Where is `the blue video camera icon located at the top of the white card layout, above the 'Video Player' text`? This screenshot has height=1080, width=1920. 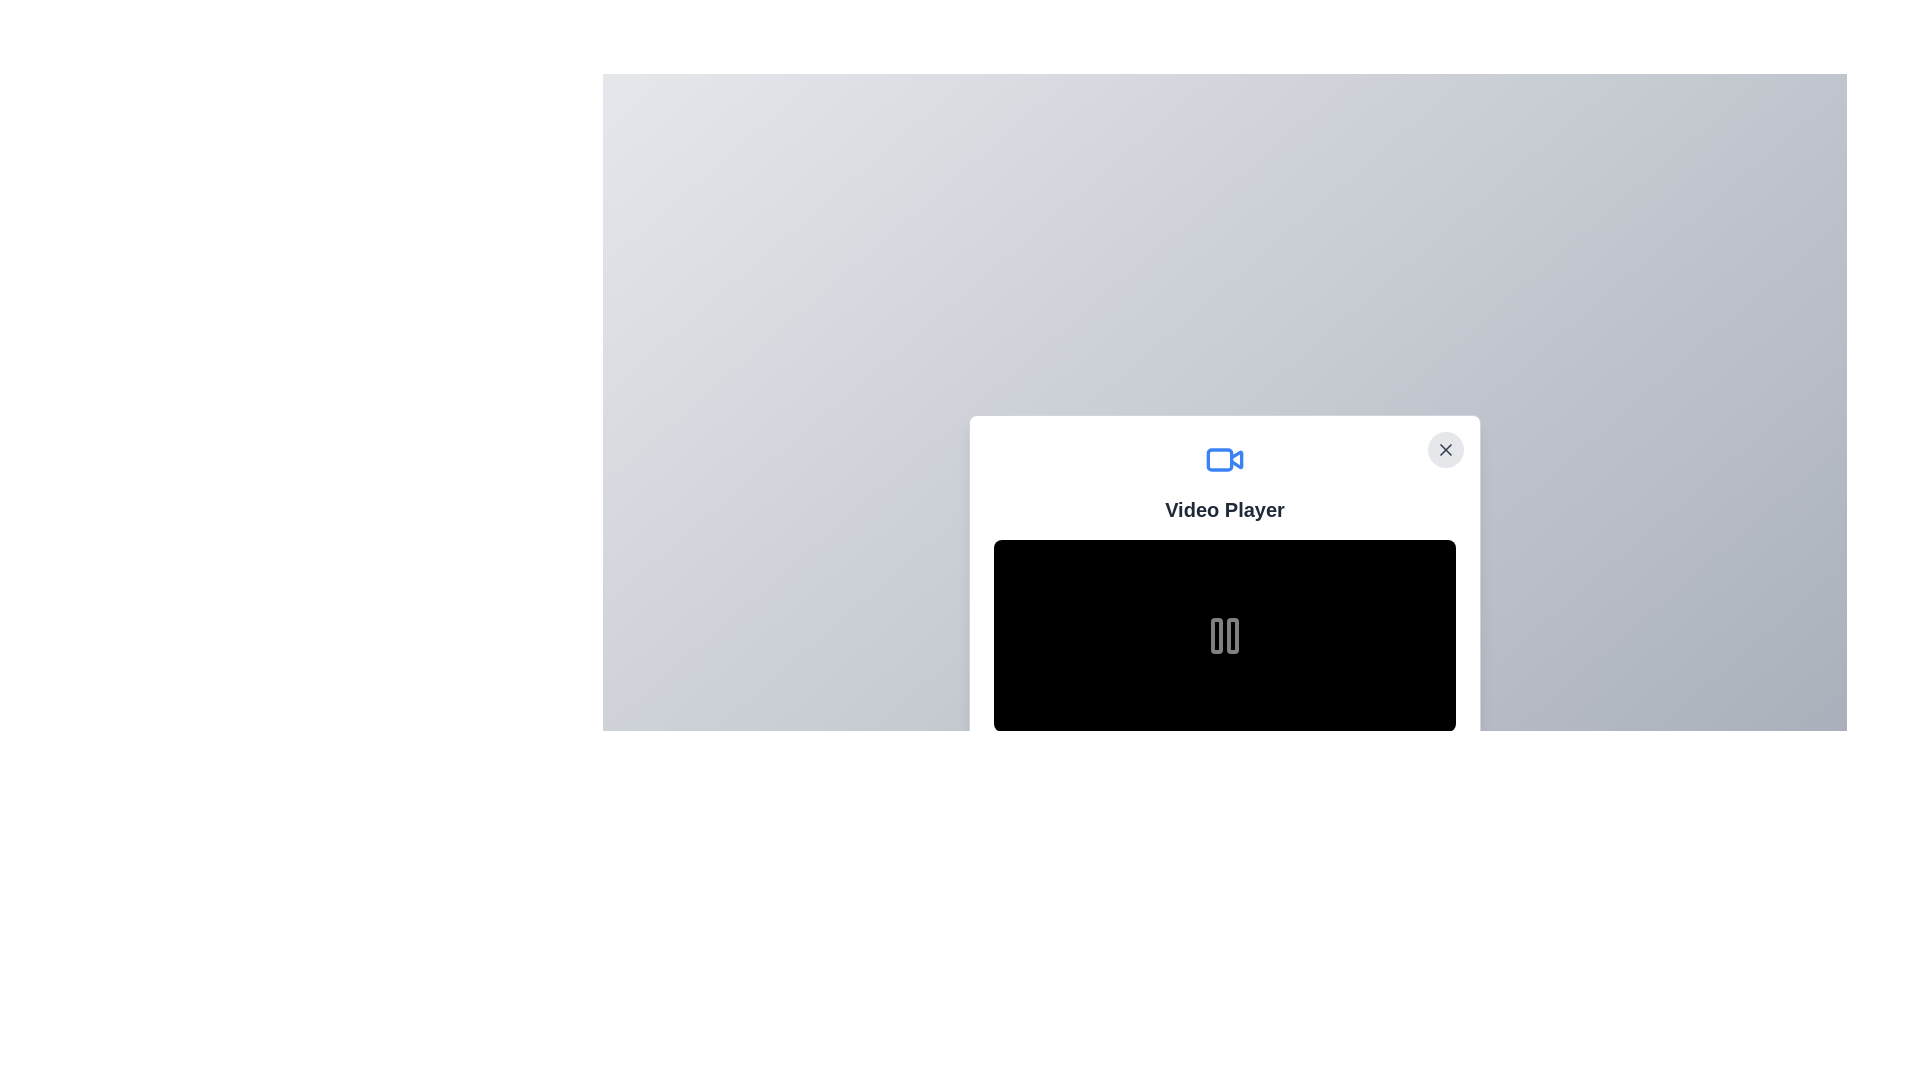 the blue video camera icon located at the top of the white card layout, above the 'Video Player' text is located at coordinates (1223, 459).